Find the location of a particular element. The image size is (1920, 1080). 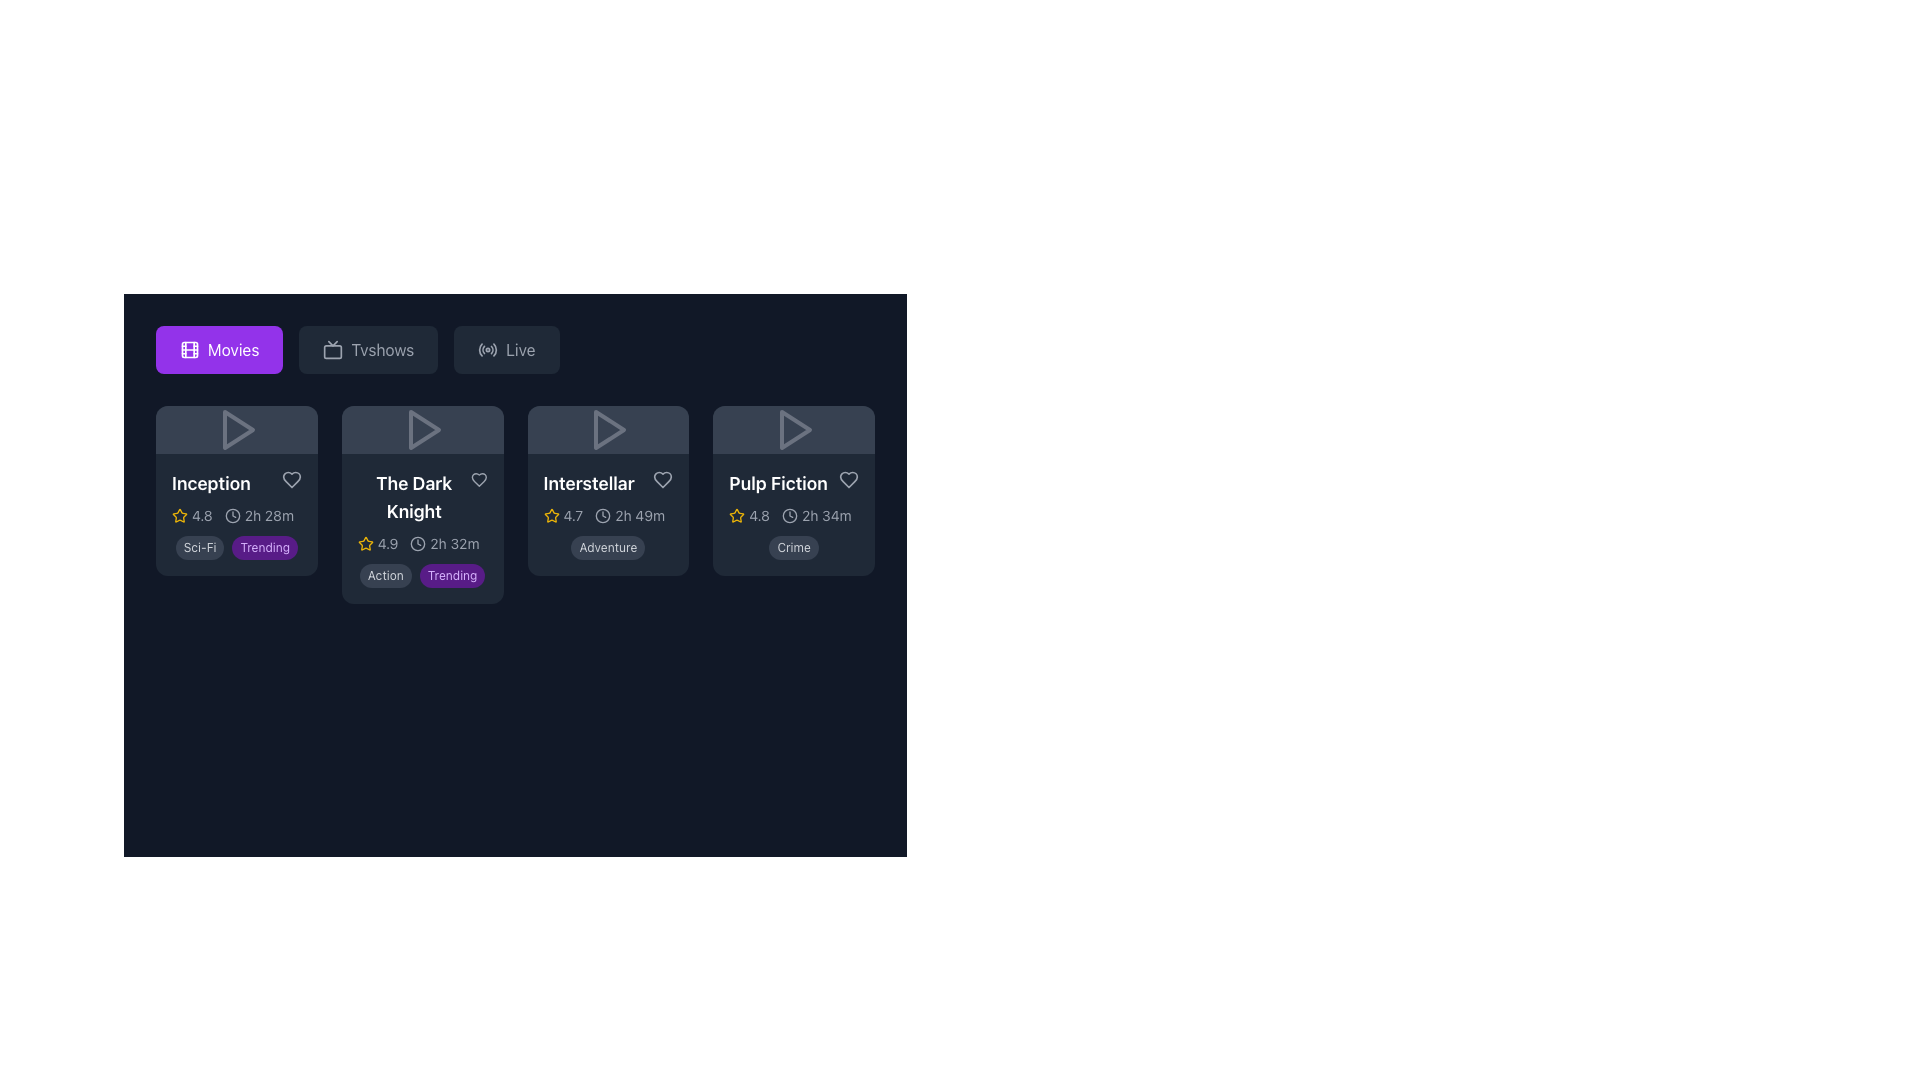

the circular clock icon representing the runtime of the 'Interstellar' movie card, which has a hand pointing to a specific time and is styled in a minimalist outline next to the text '2h 49m' is located at coordinates (602, 515).